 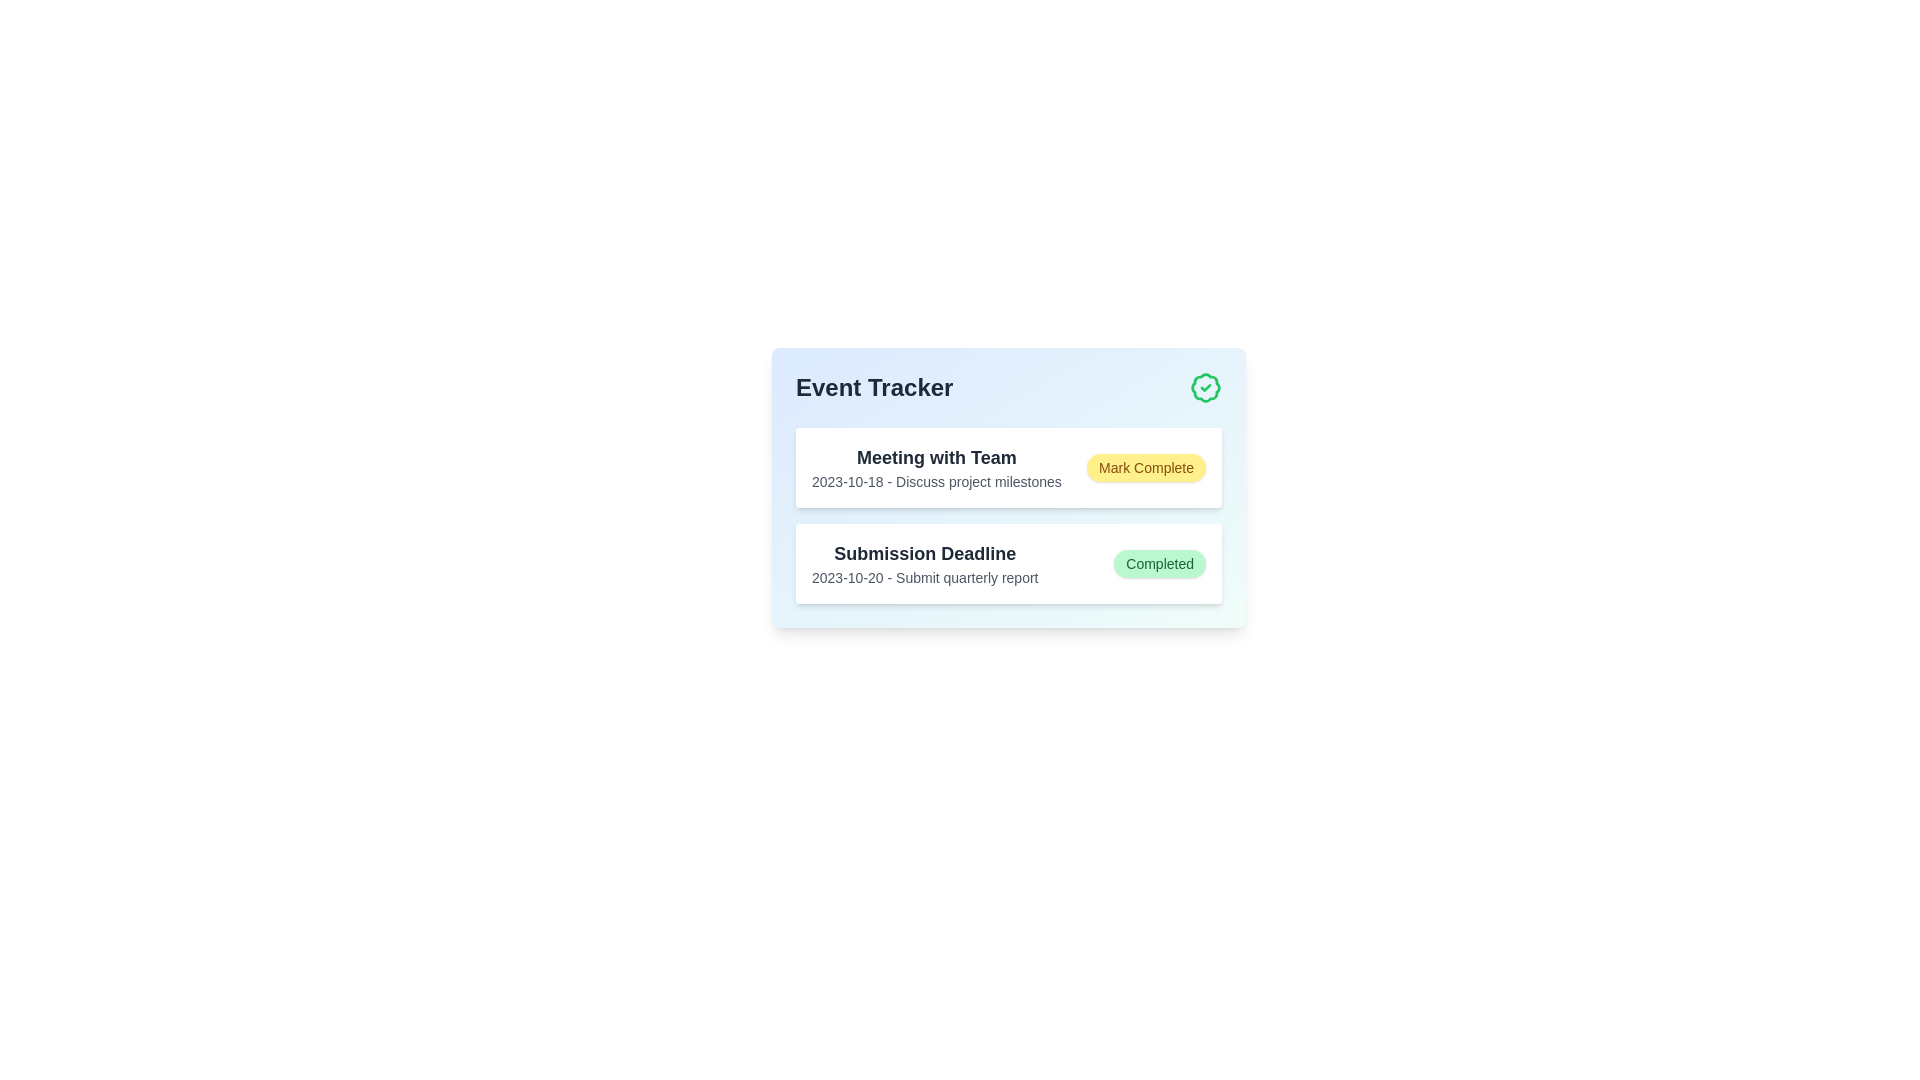 What do you see at coordinates (935, 482) in the screenshot?
I see `the text label that provides additional details about the meeting event, specifying the date (2023-10-18) and the purpose ('Discuss project milestones') within the 'Event Tracker' module` at bounding box center [935, 482].